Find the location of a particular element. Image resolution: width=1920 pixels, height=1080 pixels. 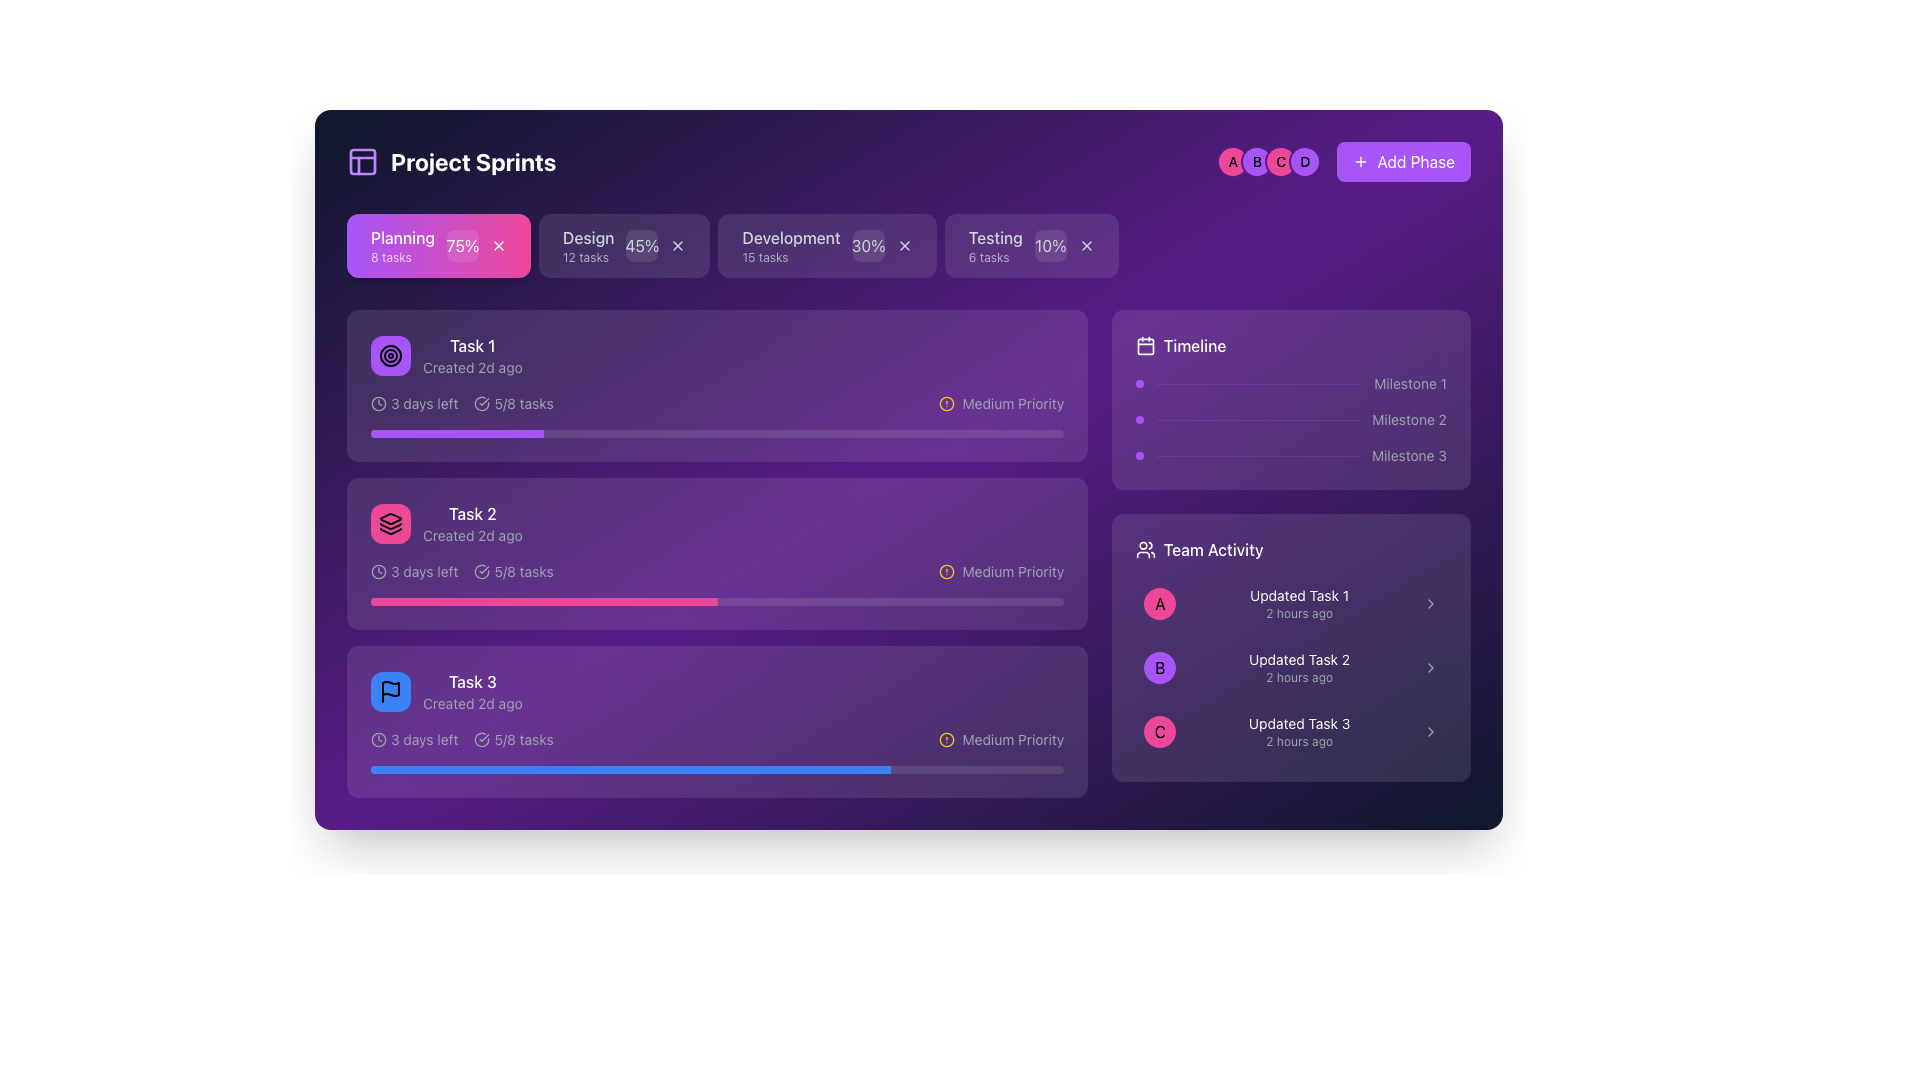

the decorative SVG graphical component located in the top-left corner, adjacent to the title text 'Project Sprints.' is located at coordinates (363, 161).